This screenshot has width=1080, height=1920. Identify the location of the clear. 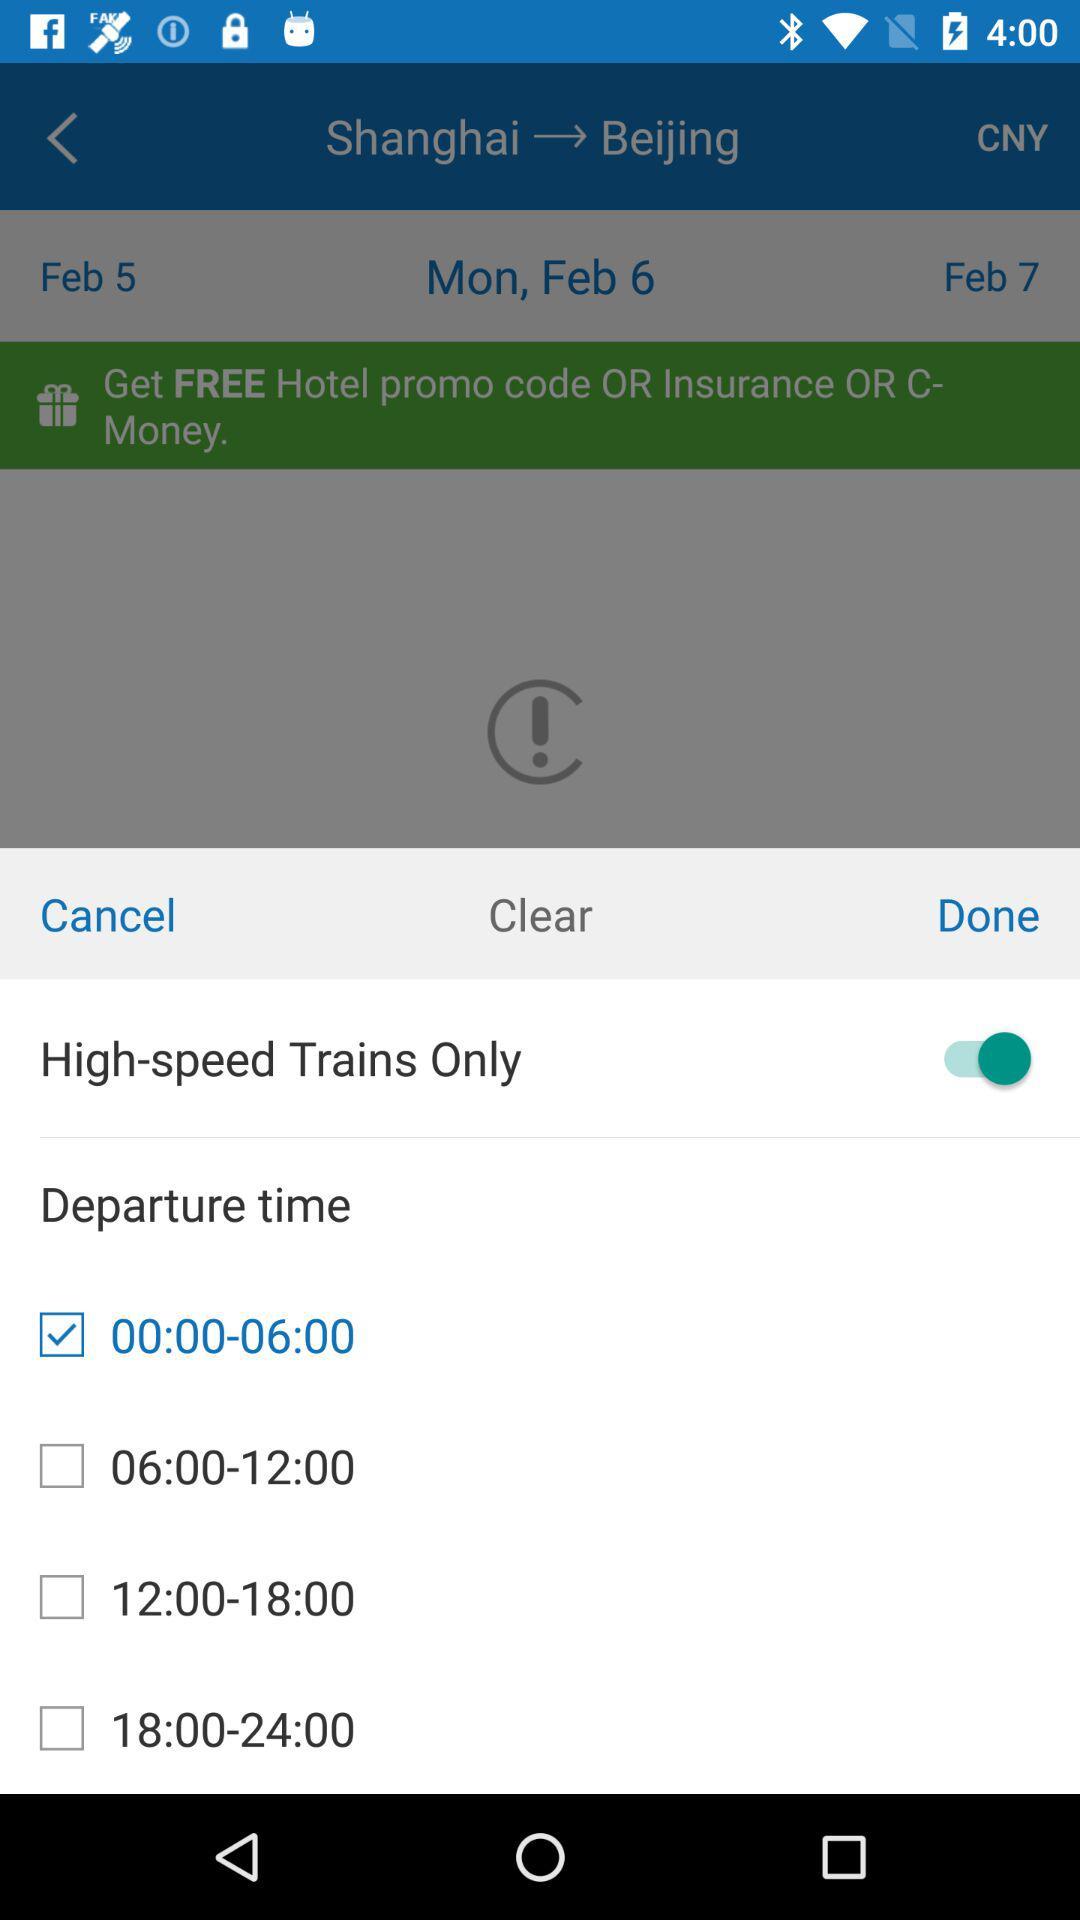
(540, 912).